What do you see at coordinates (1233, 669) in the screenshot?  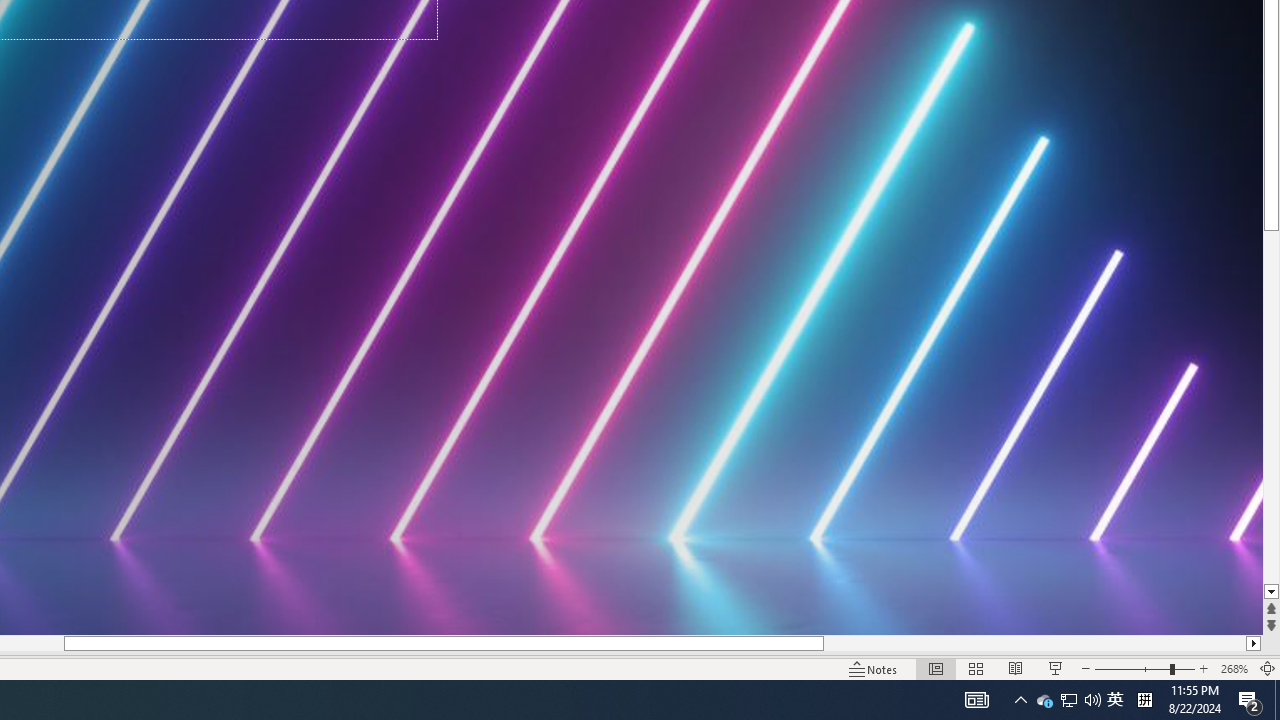 I see `'Zoom 268%'` at bounding box center [1233, 669].